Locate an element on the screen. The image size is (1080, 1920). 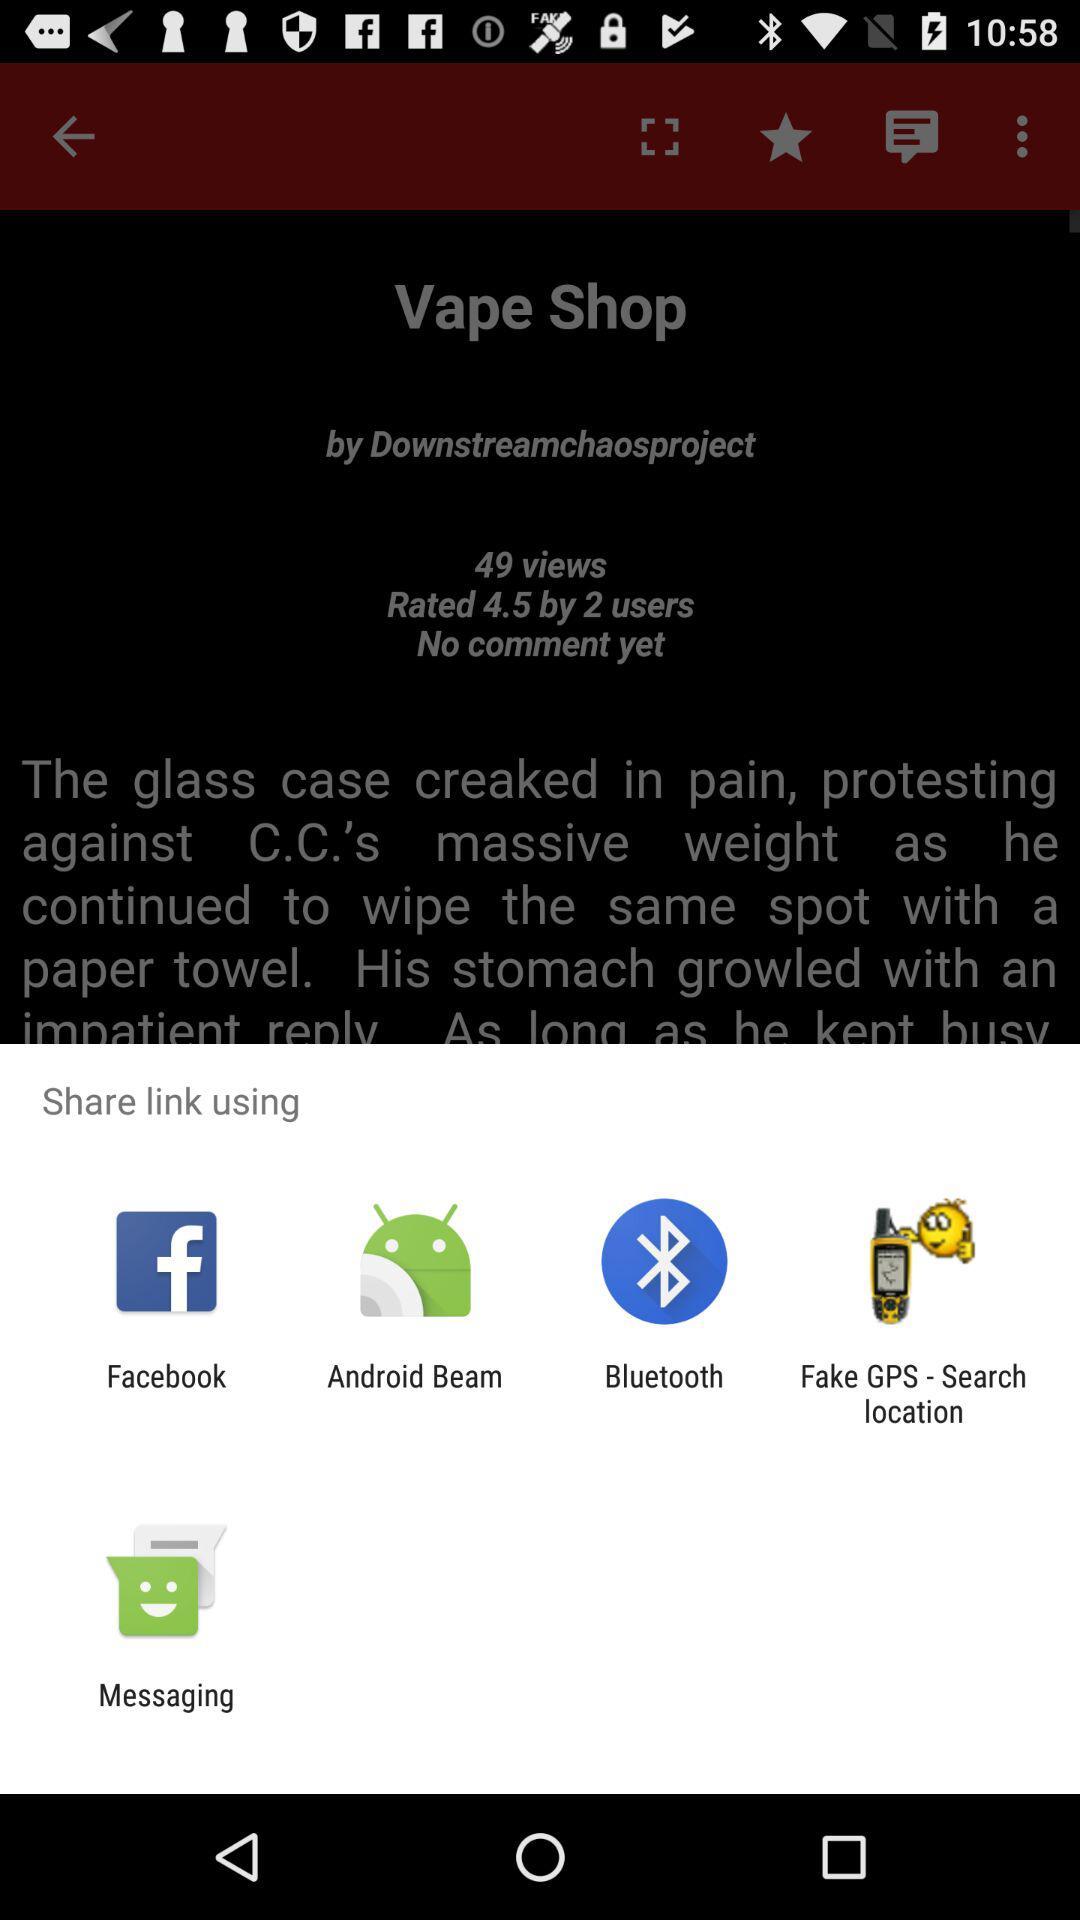
the bluetooth item is located at coordinates (664, 1392).